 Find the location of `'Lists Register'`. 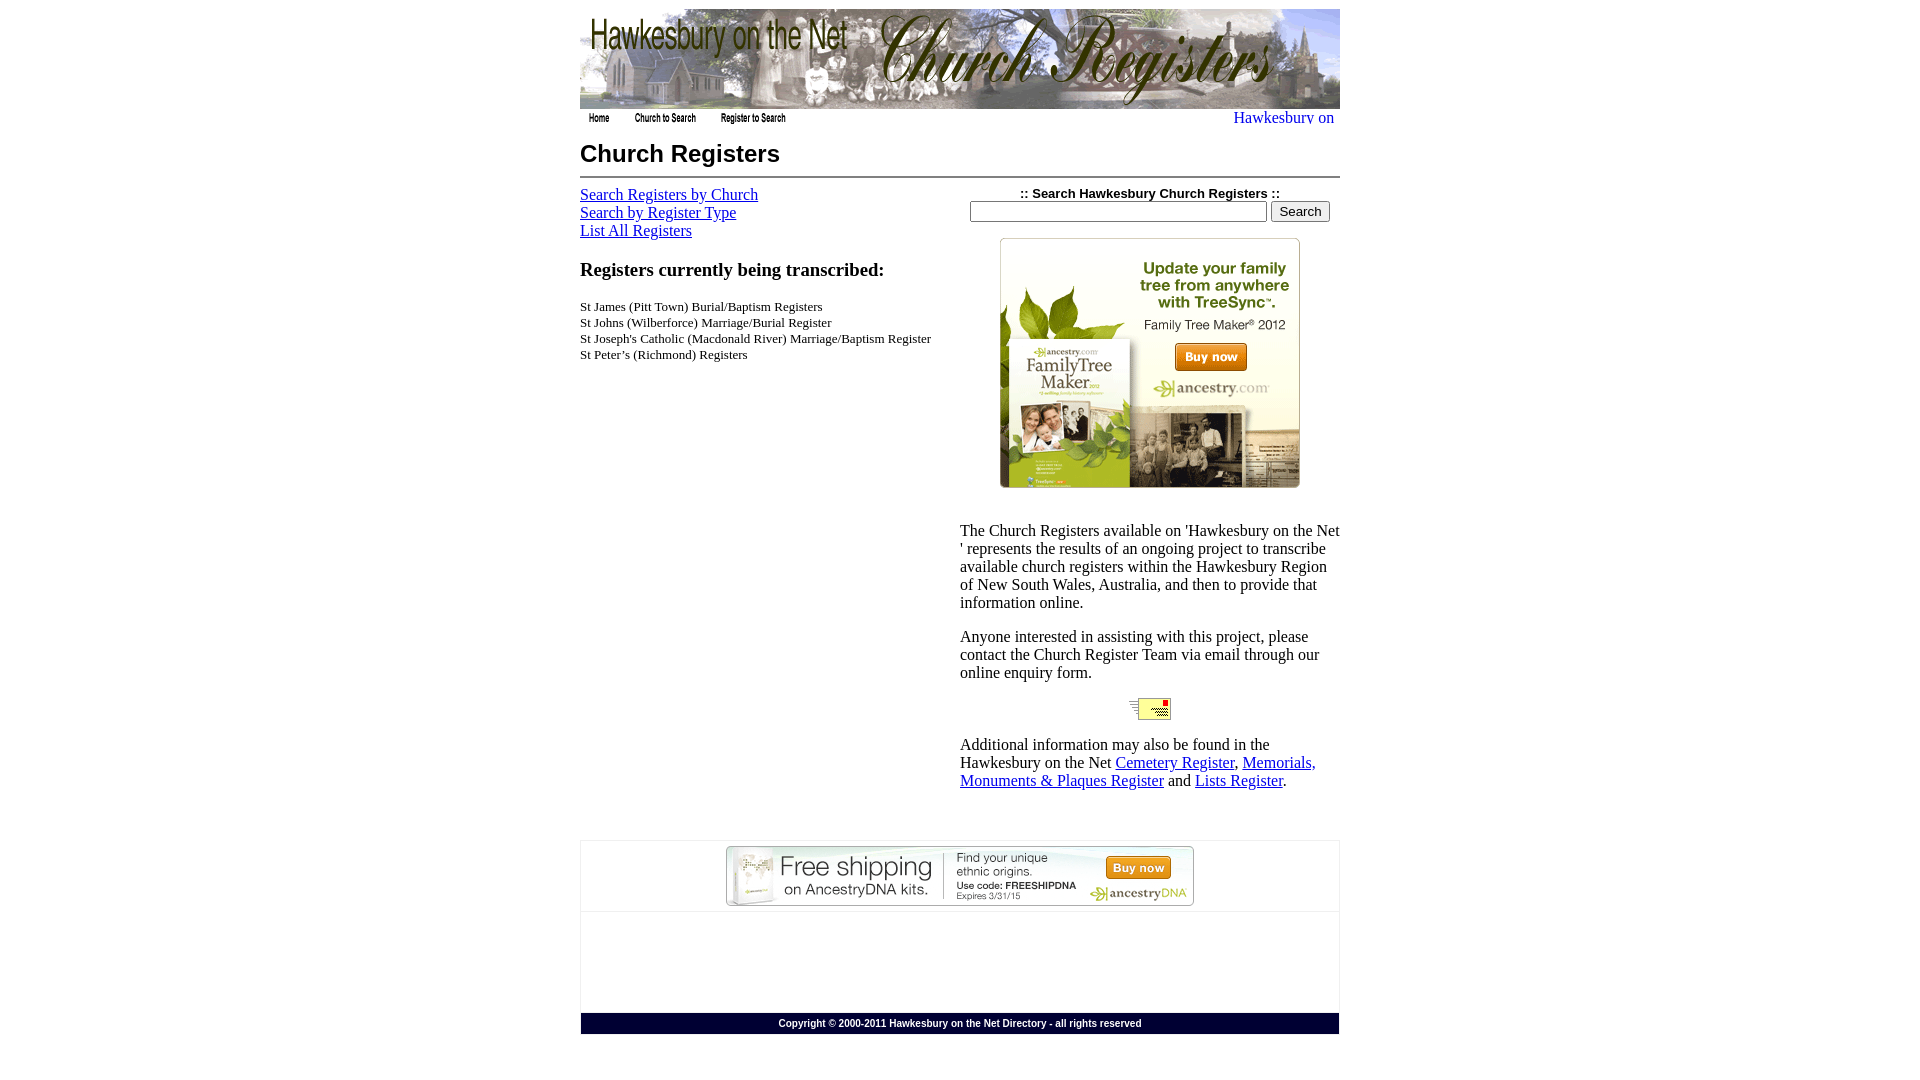

'Lists Register' is located at coordinates (1195, 779).